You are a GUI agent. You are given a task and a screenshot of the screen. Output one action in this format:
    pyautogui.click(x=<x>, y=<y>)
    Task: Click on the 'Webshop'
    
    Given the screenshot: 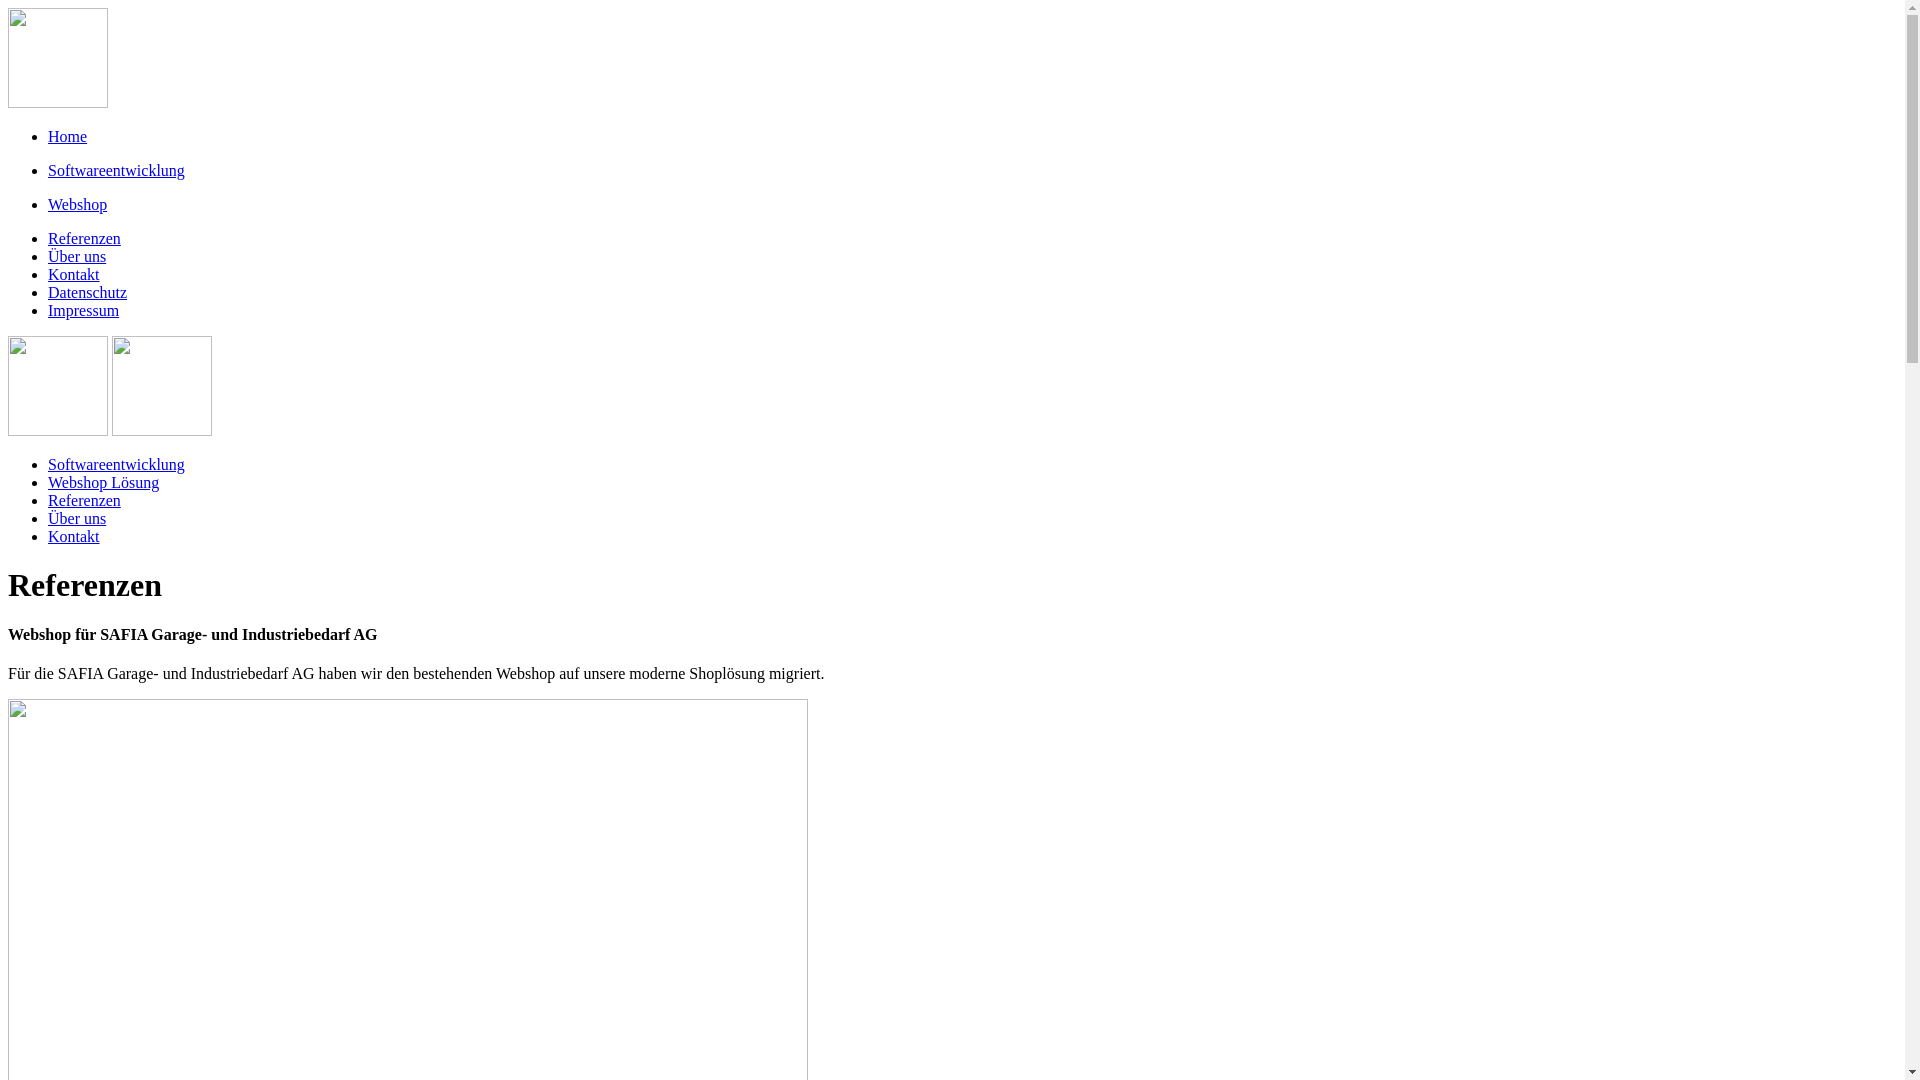 What is the action you would take?
    pyautogui.click(x=77, y=204)
    